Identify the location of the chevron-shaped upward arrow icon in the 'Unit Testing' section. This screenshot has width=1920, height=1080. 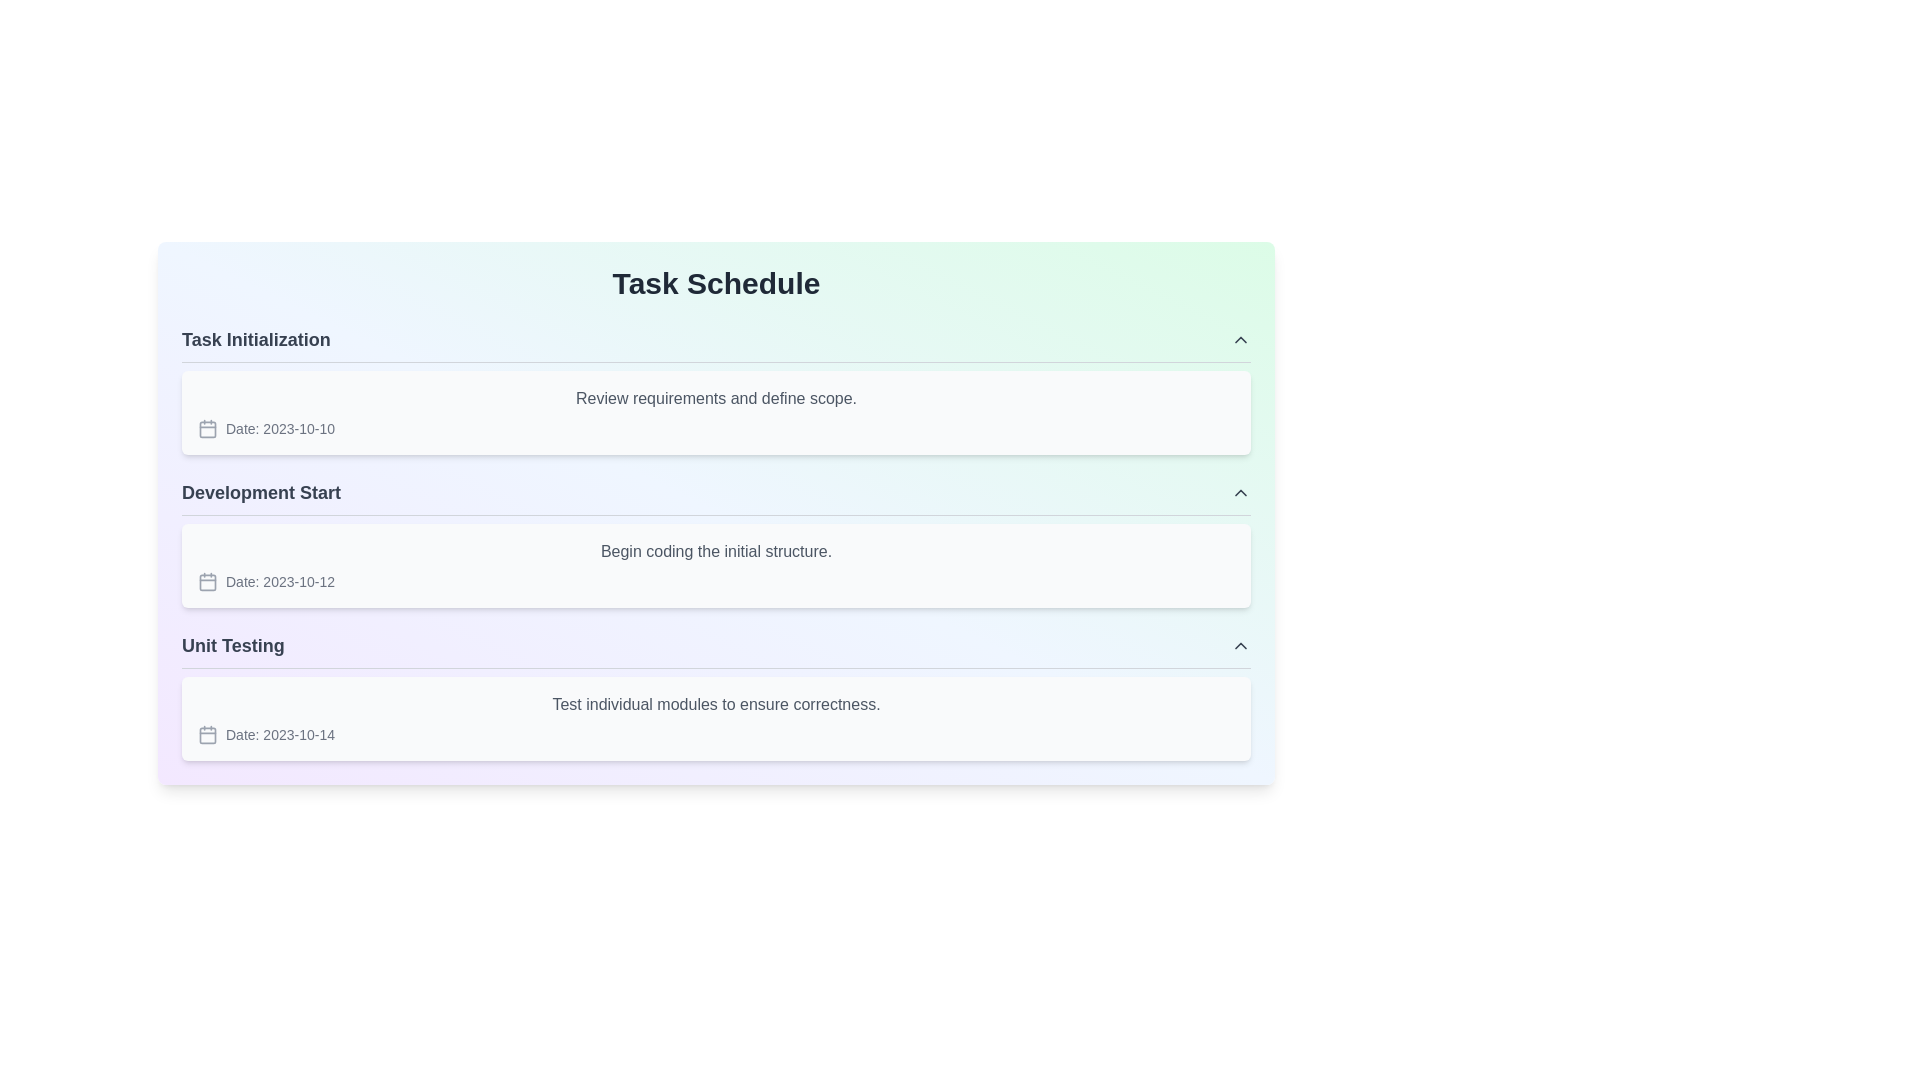
(1240, 645).